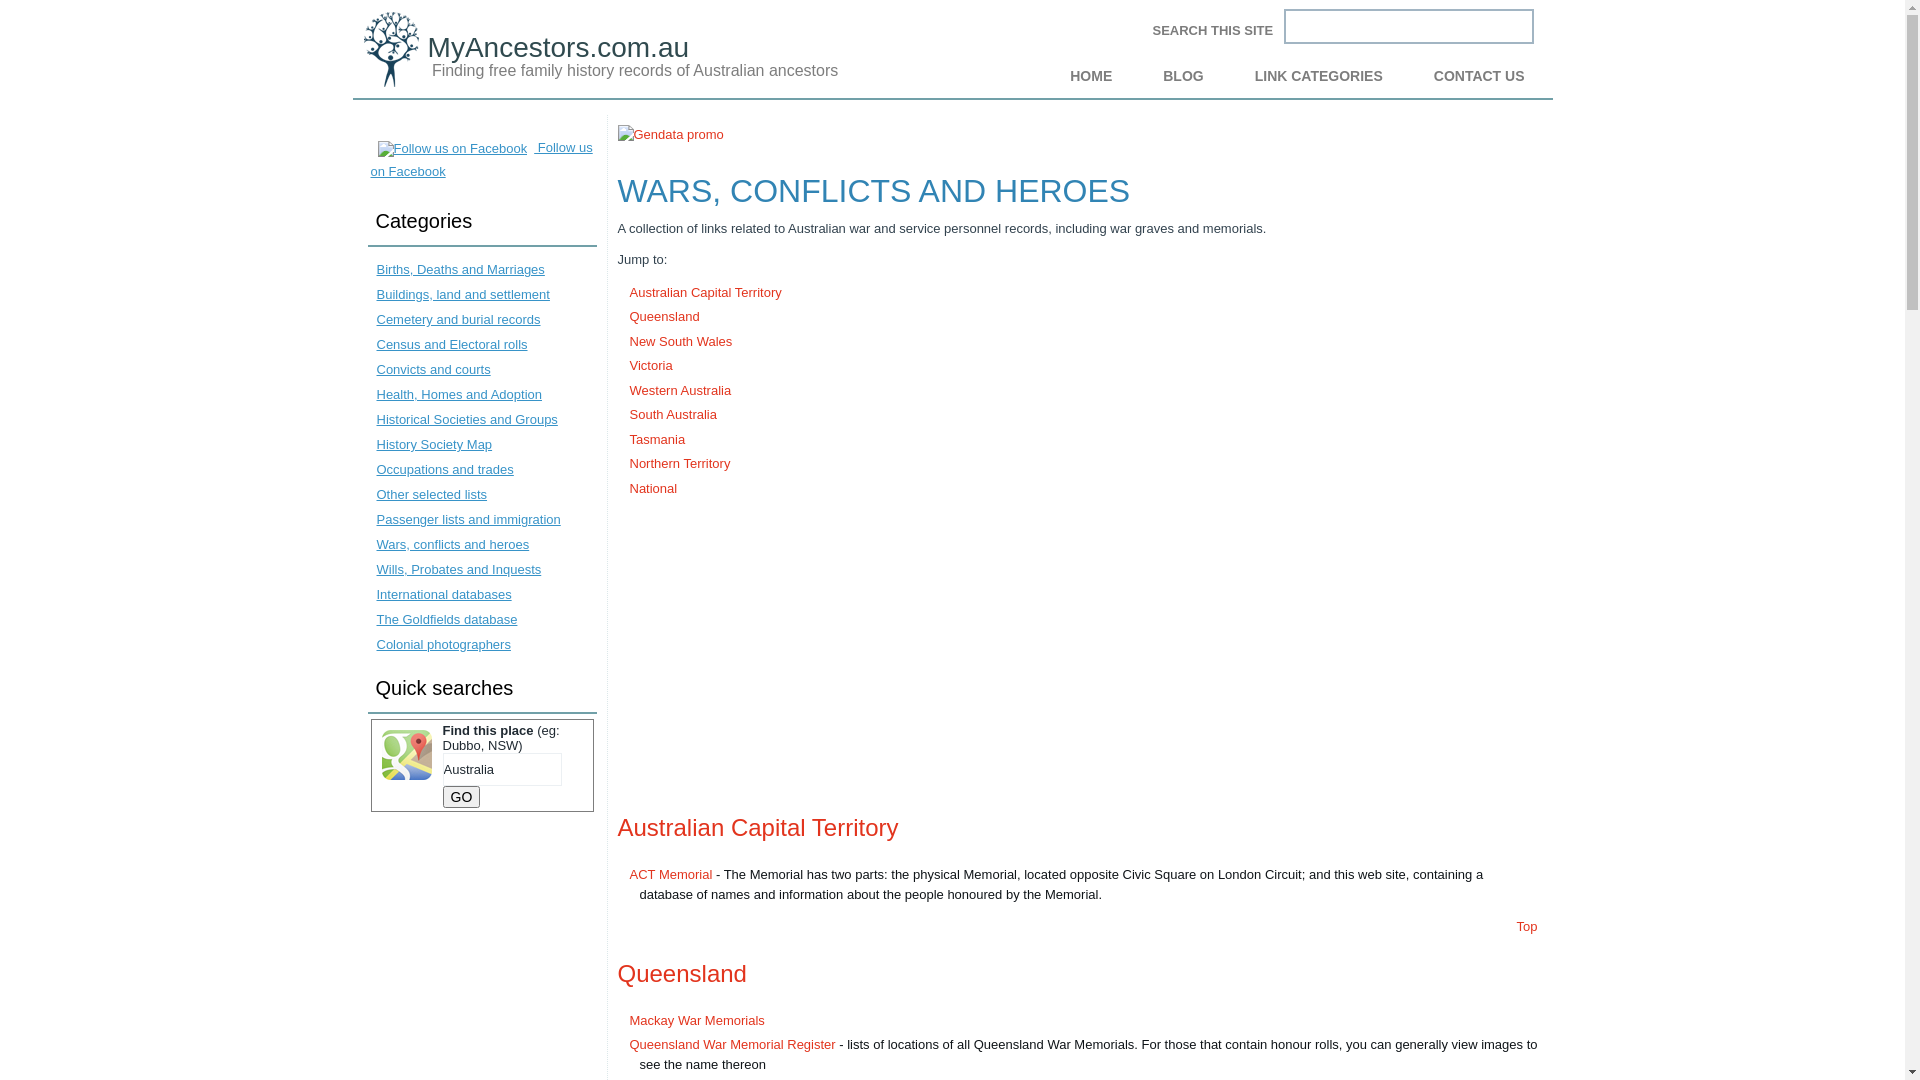 This screenshot has width=1920, height=1080. What do you see at coordinates (443, 469) in the screenshot?
I see `'Occupations and trades'` at bounding box center [443, 469].